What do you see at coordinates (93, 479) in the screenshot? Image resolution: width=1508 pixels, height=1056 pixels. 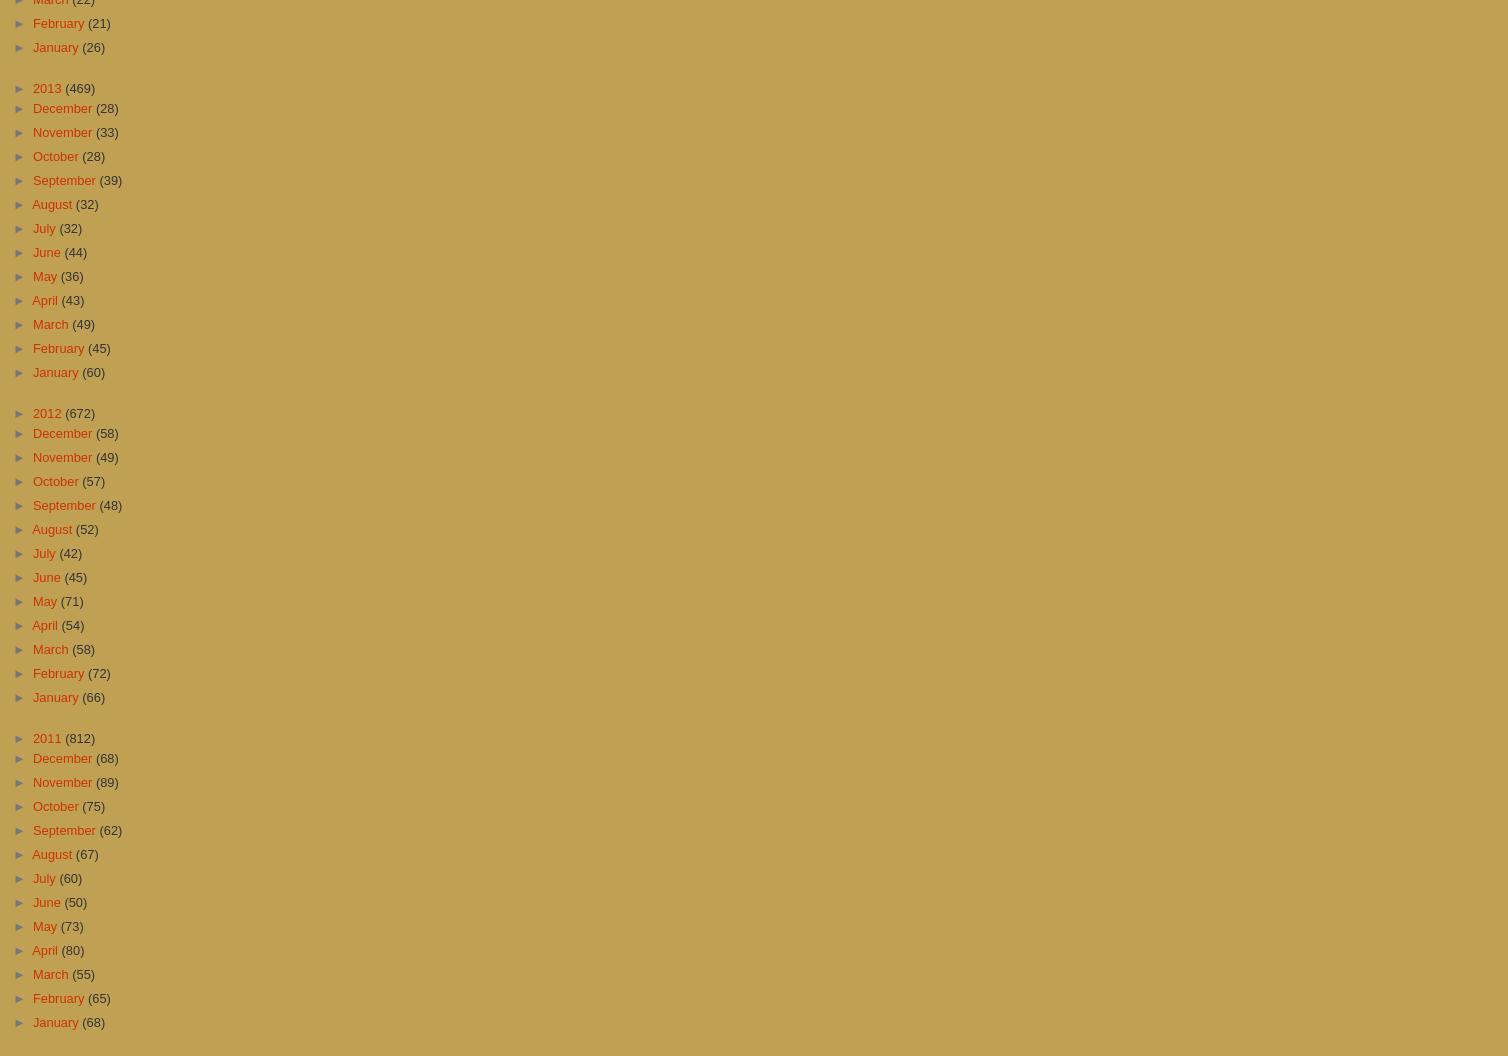 I see `'(57)'` at bounding box center [93, 479].